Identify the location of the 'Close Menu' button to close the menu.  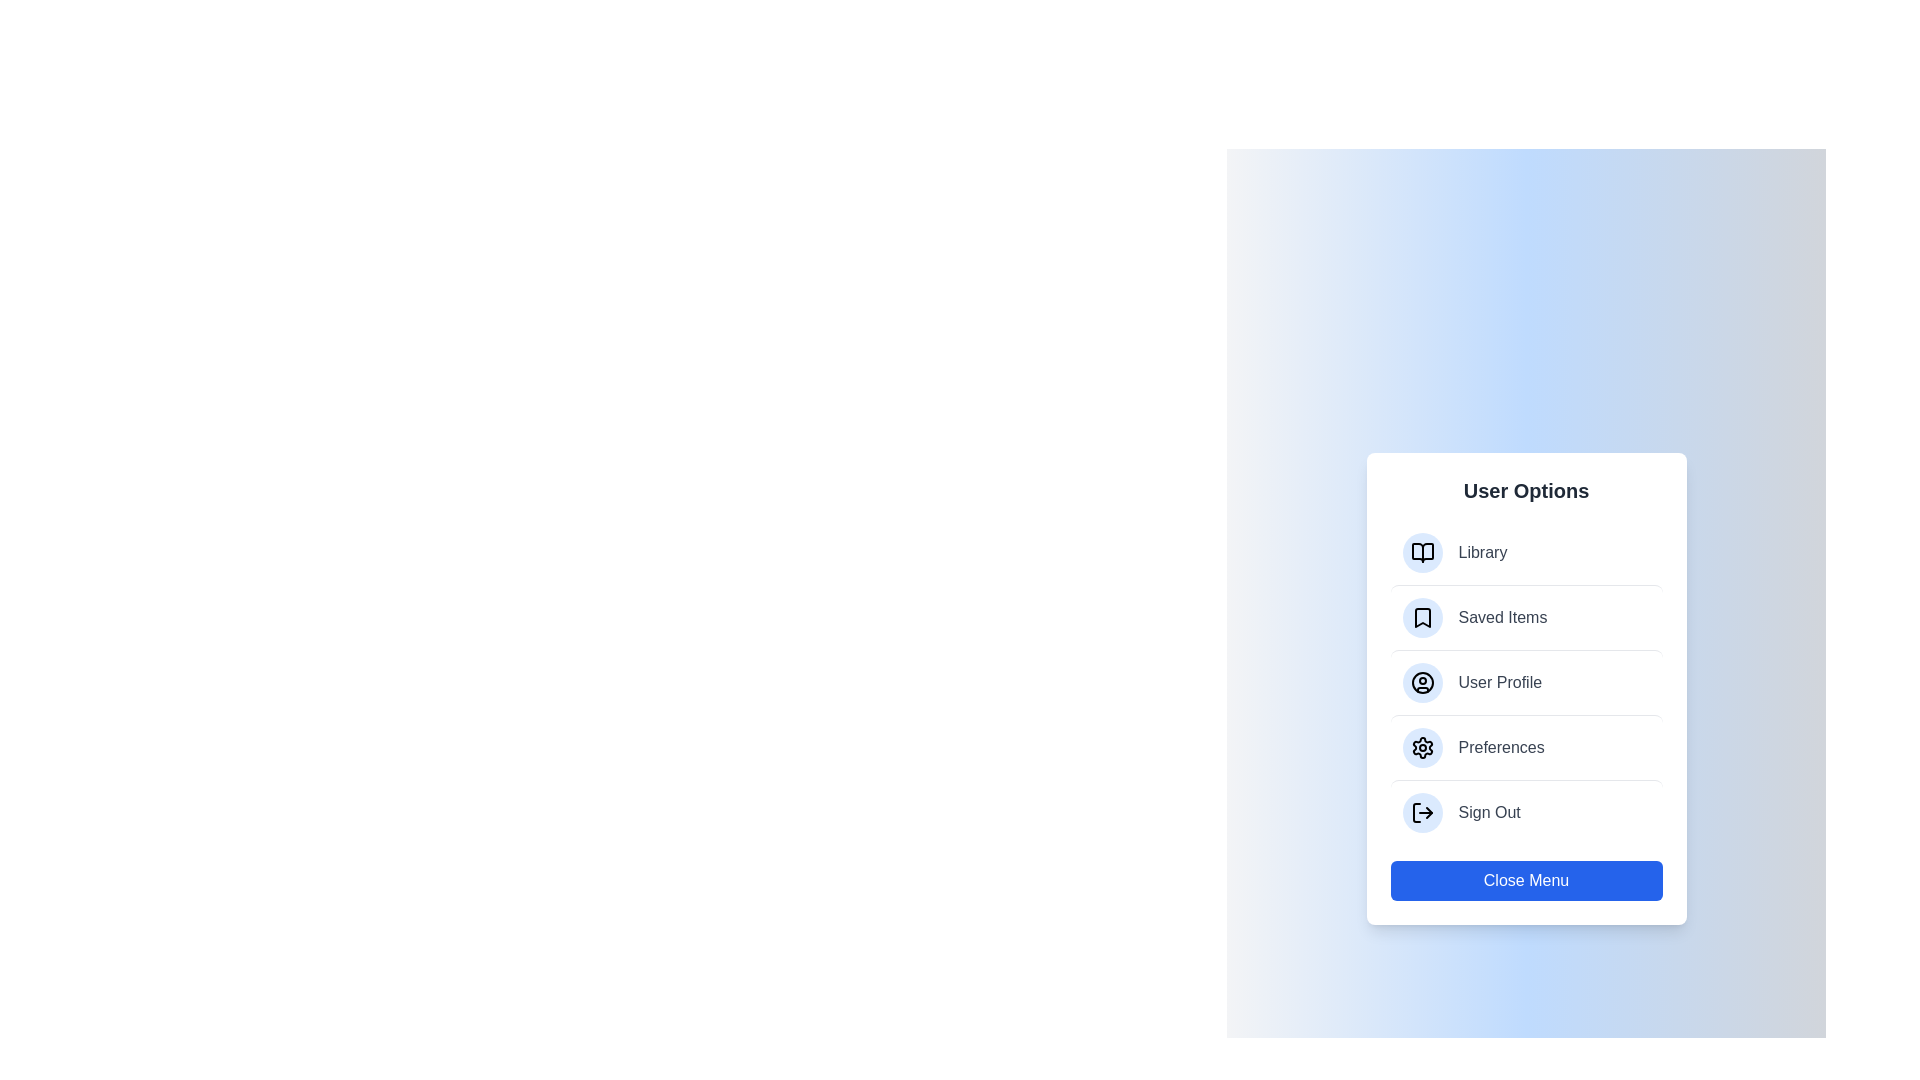
(1525, 879).